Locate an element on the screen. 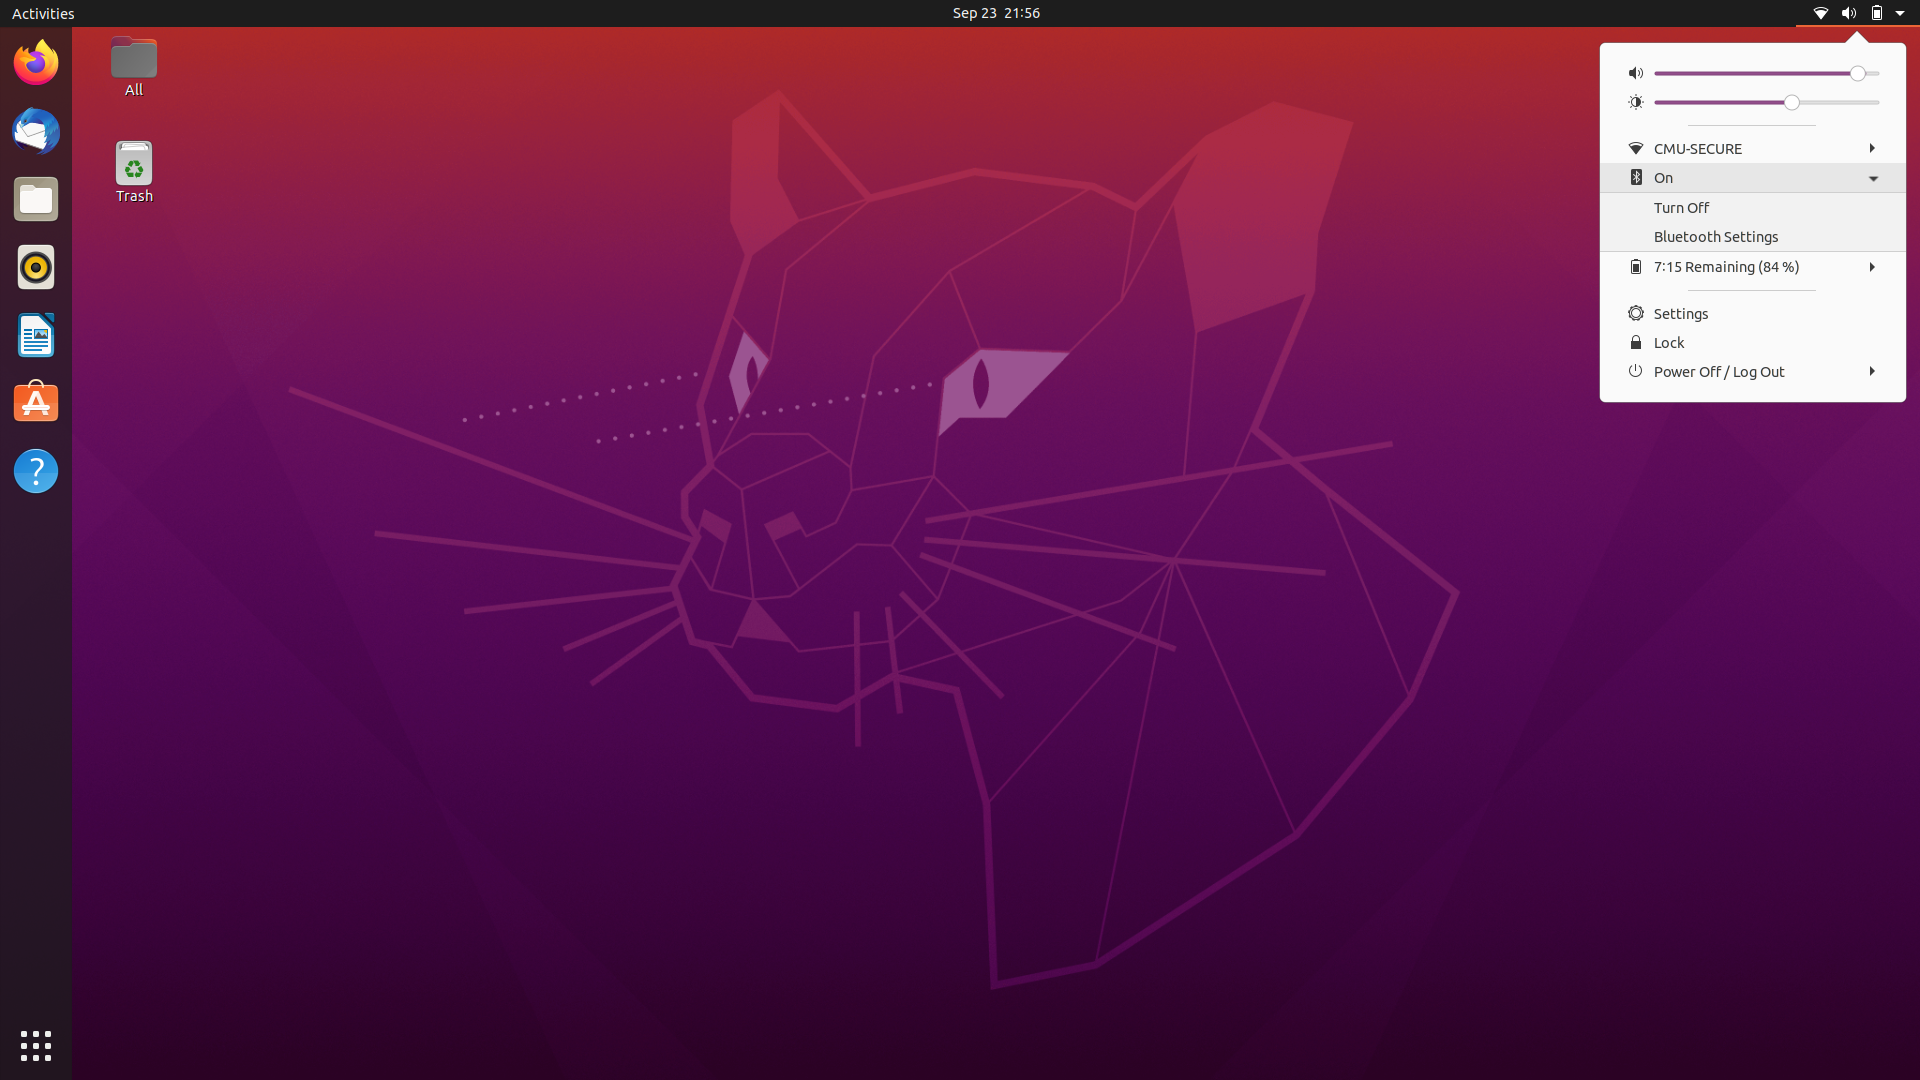 This screenshot has height=1080, width=1920. Enhance Screen Illumination is located at coordinates (1870, 104).